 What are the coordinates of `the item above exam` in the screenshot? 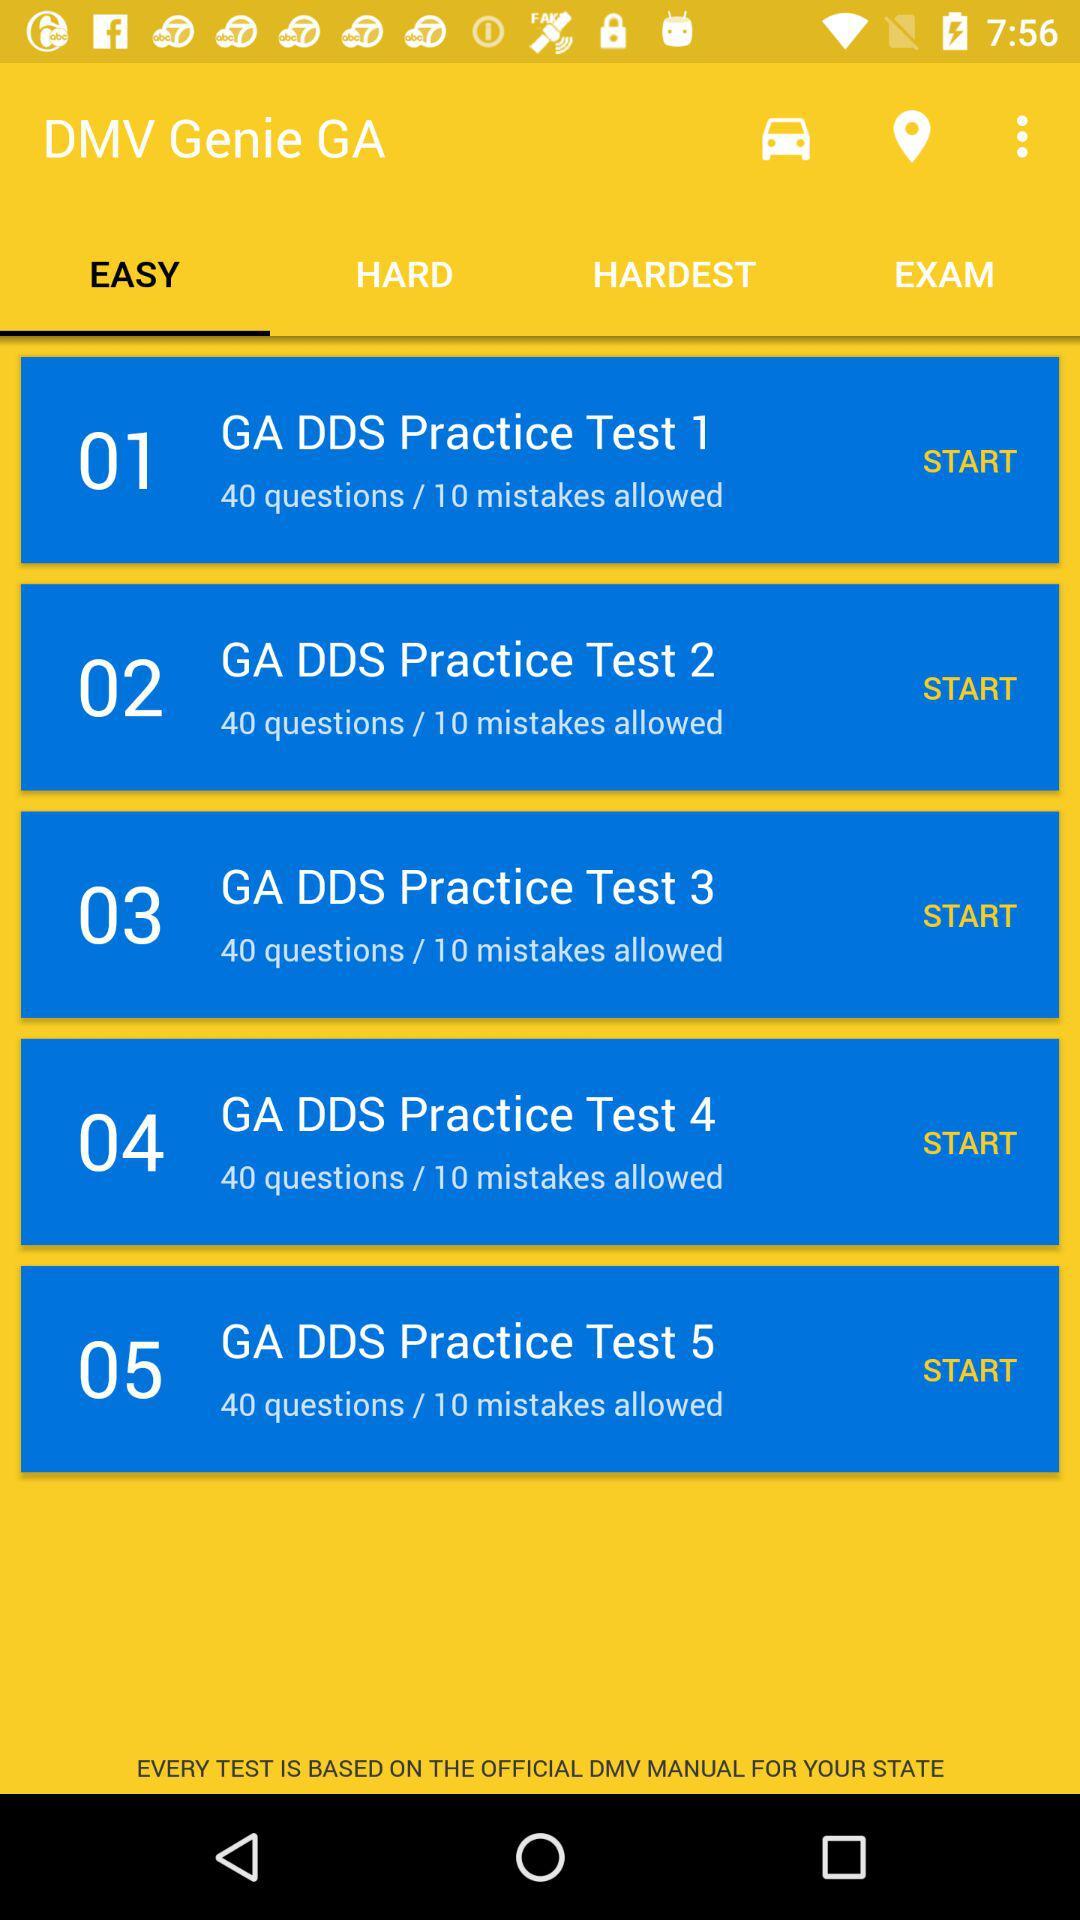 It's located at (1027, 135).